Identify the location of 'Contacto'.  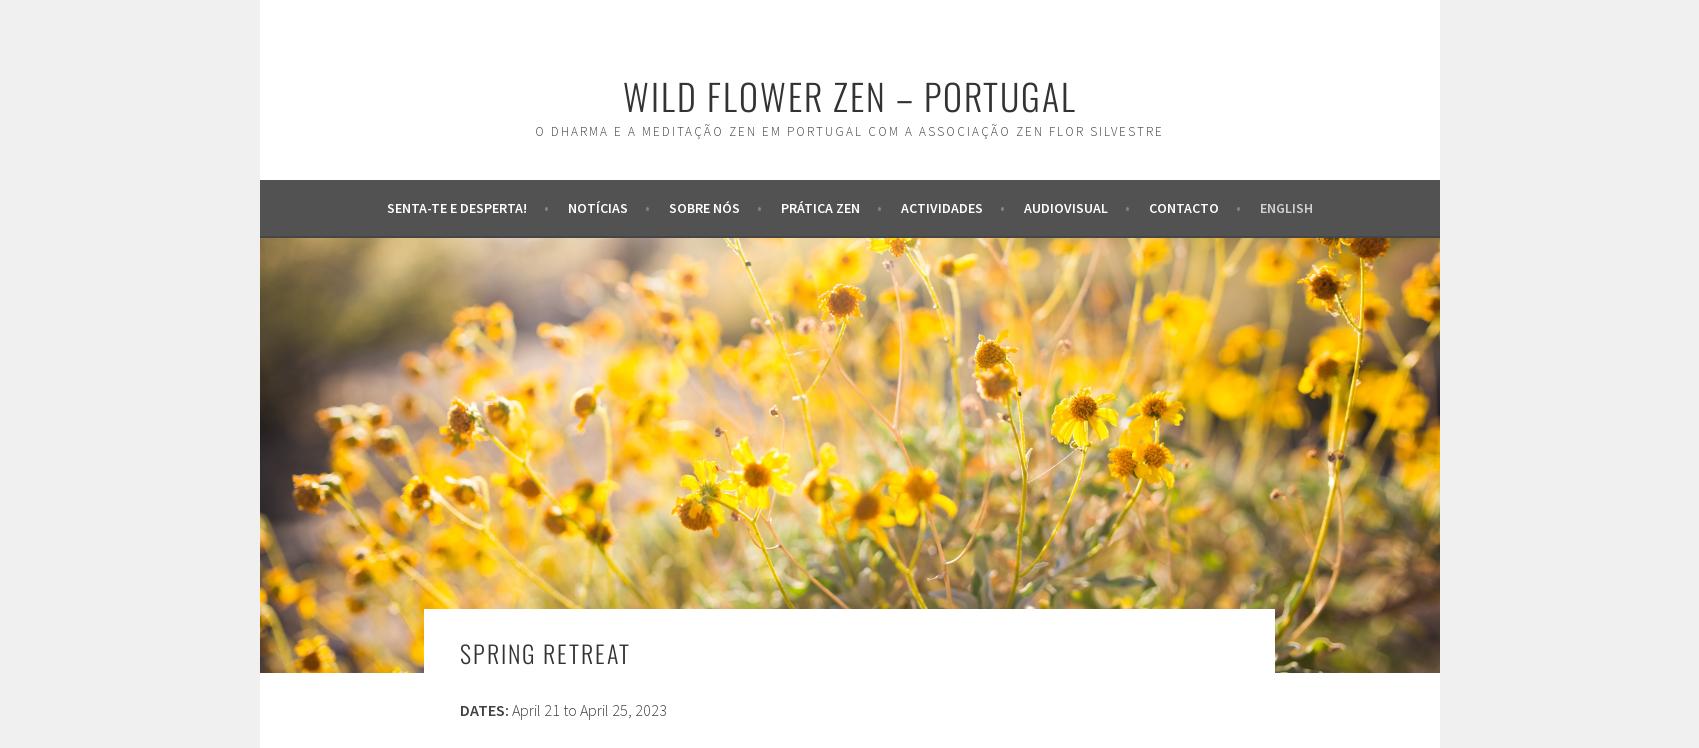
(1183, 206).